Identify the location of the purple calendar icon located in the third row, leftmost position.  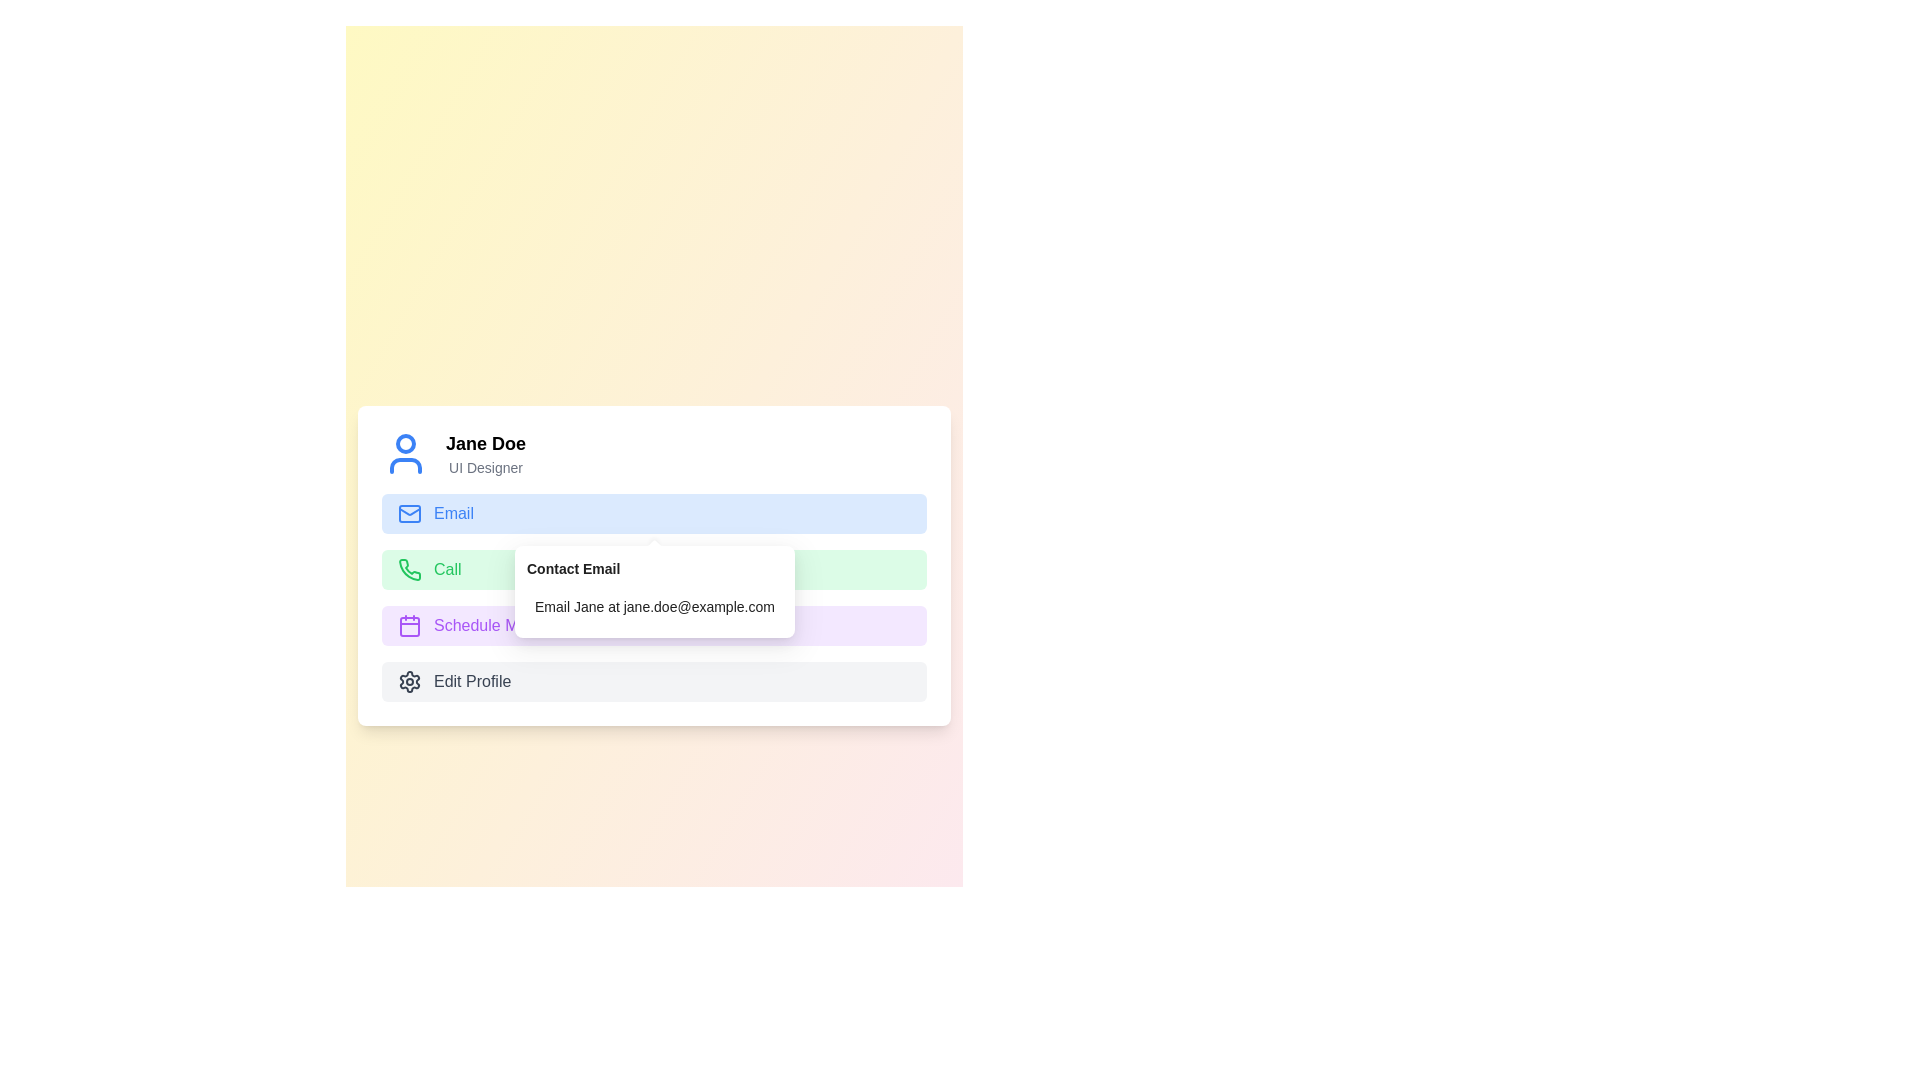
(408, 624).